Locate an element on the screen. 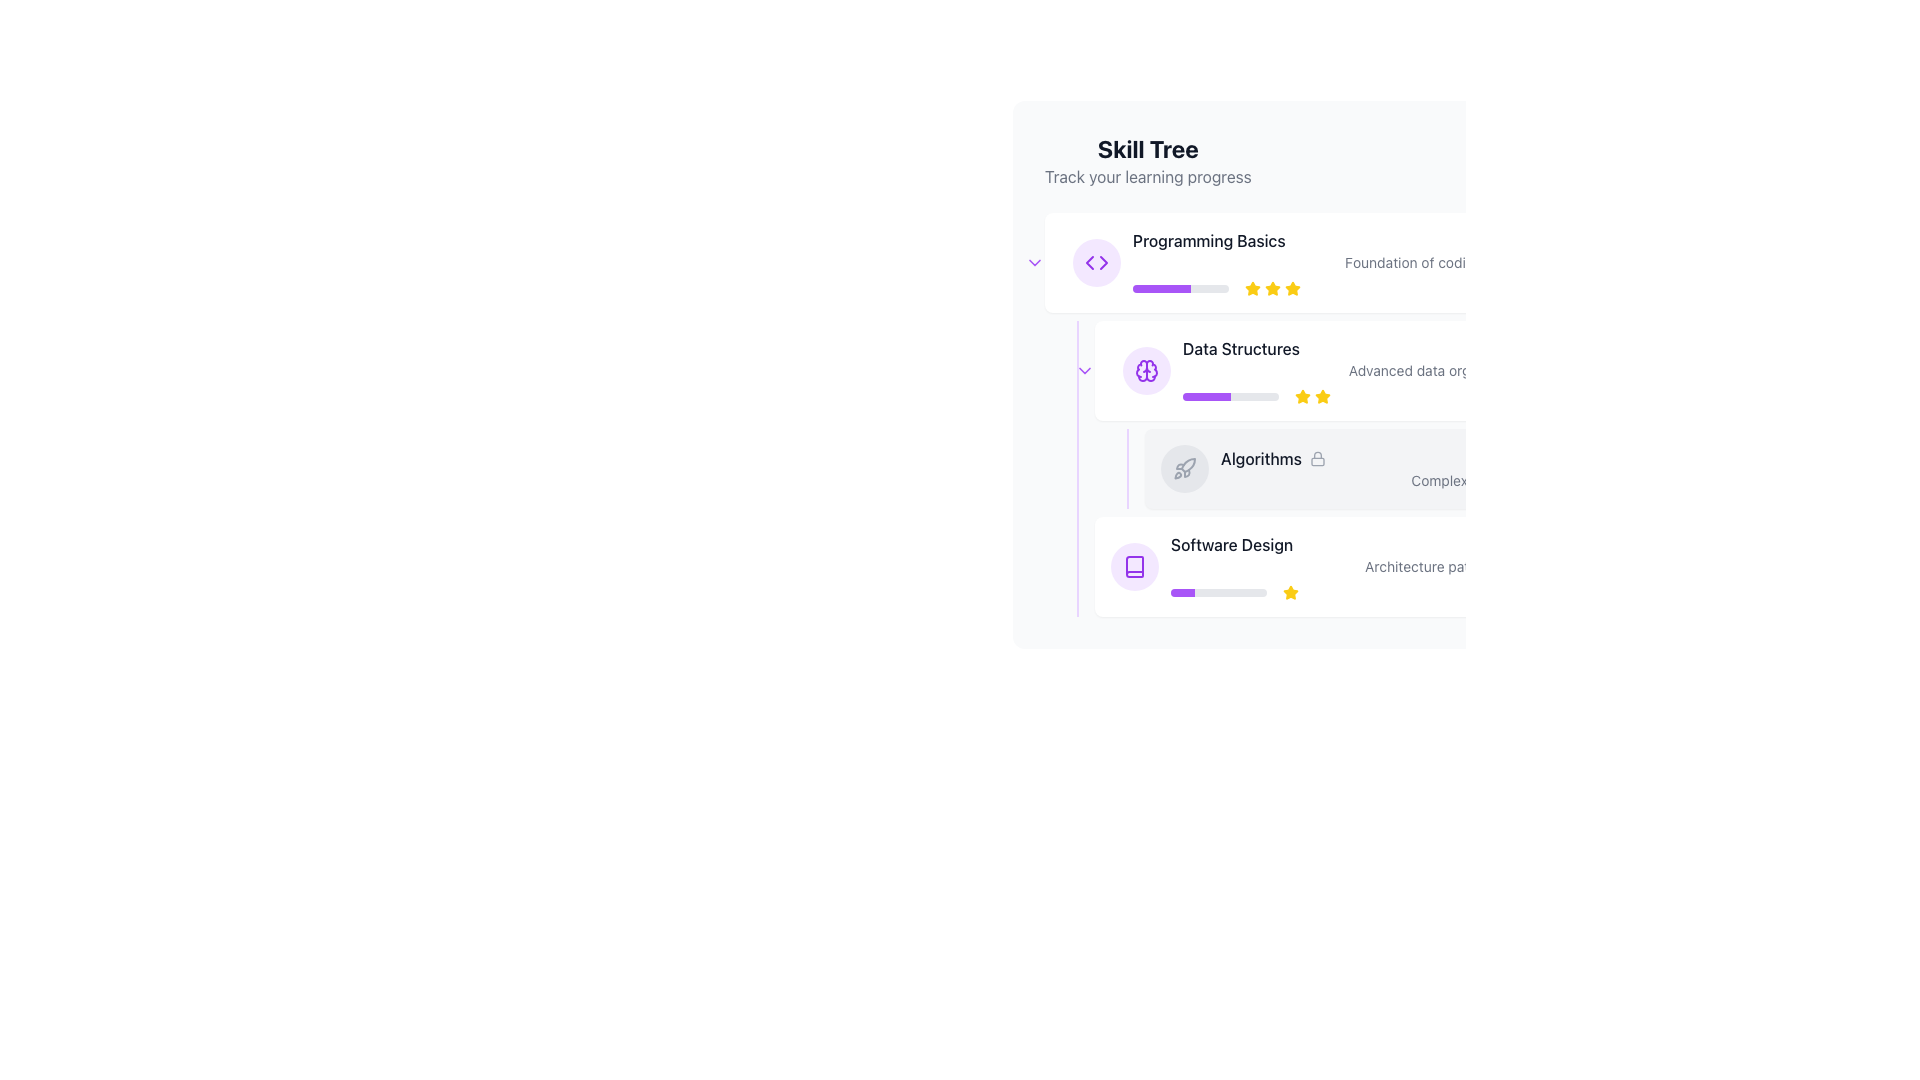 The image size is (1920, 1080). text label element that displays 'Architecture patterns', which provides additional context below the title 'Software Design' is located at coordinates (1432, 567).